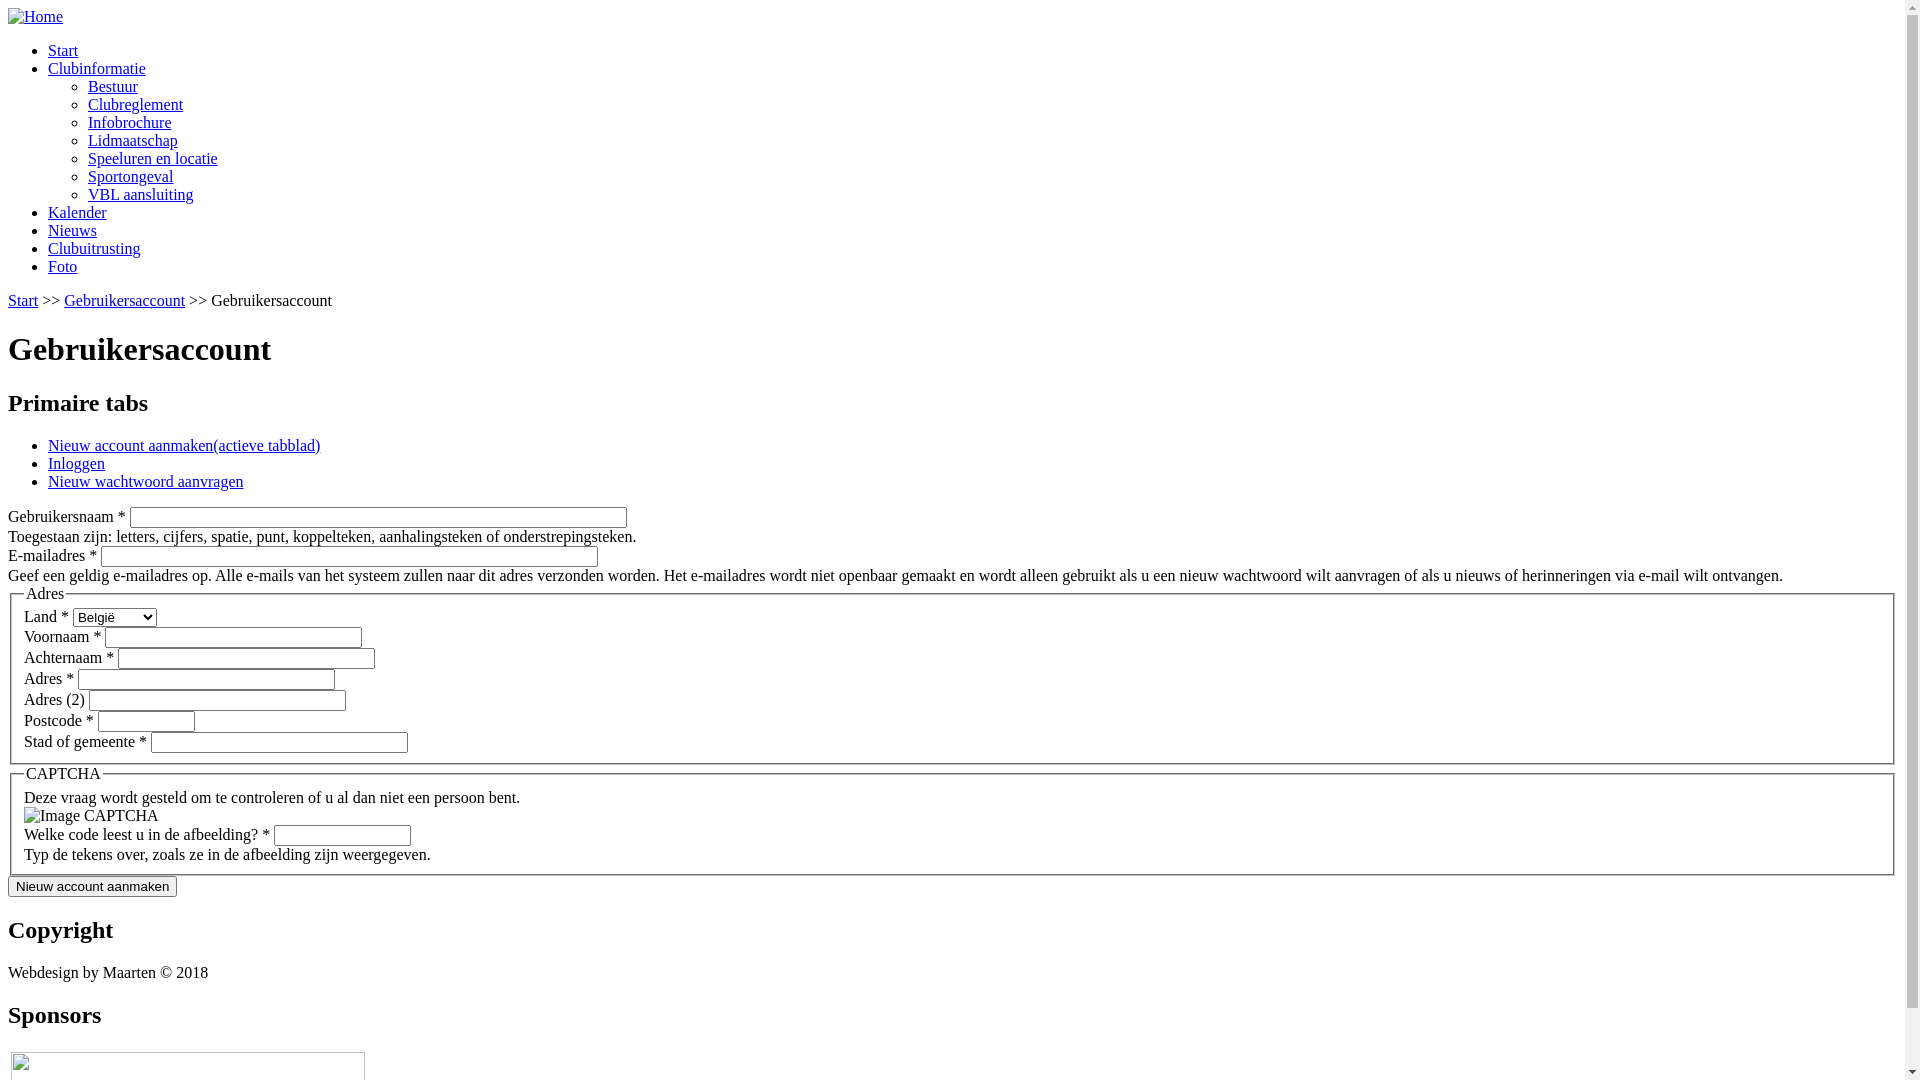 This screenshot has width=1920, height=1080. Describe the element at coordinates (128, 122) in the screenshot. I see `'Infobrochure'` at that location.